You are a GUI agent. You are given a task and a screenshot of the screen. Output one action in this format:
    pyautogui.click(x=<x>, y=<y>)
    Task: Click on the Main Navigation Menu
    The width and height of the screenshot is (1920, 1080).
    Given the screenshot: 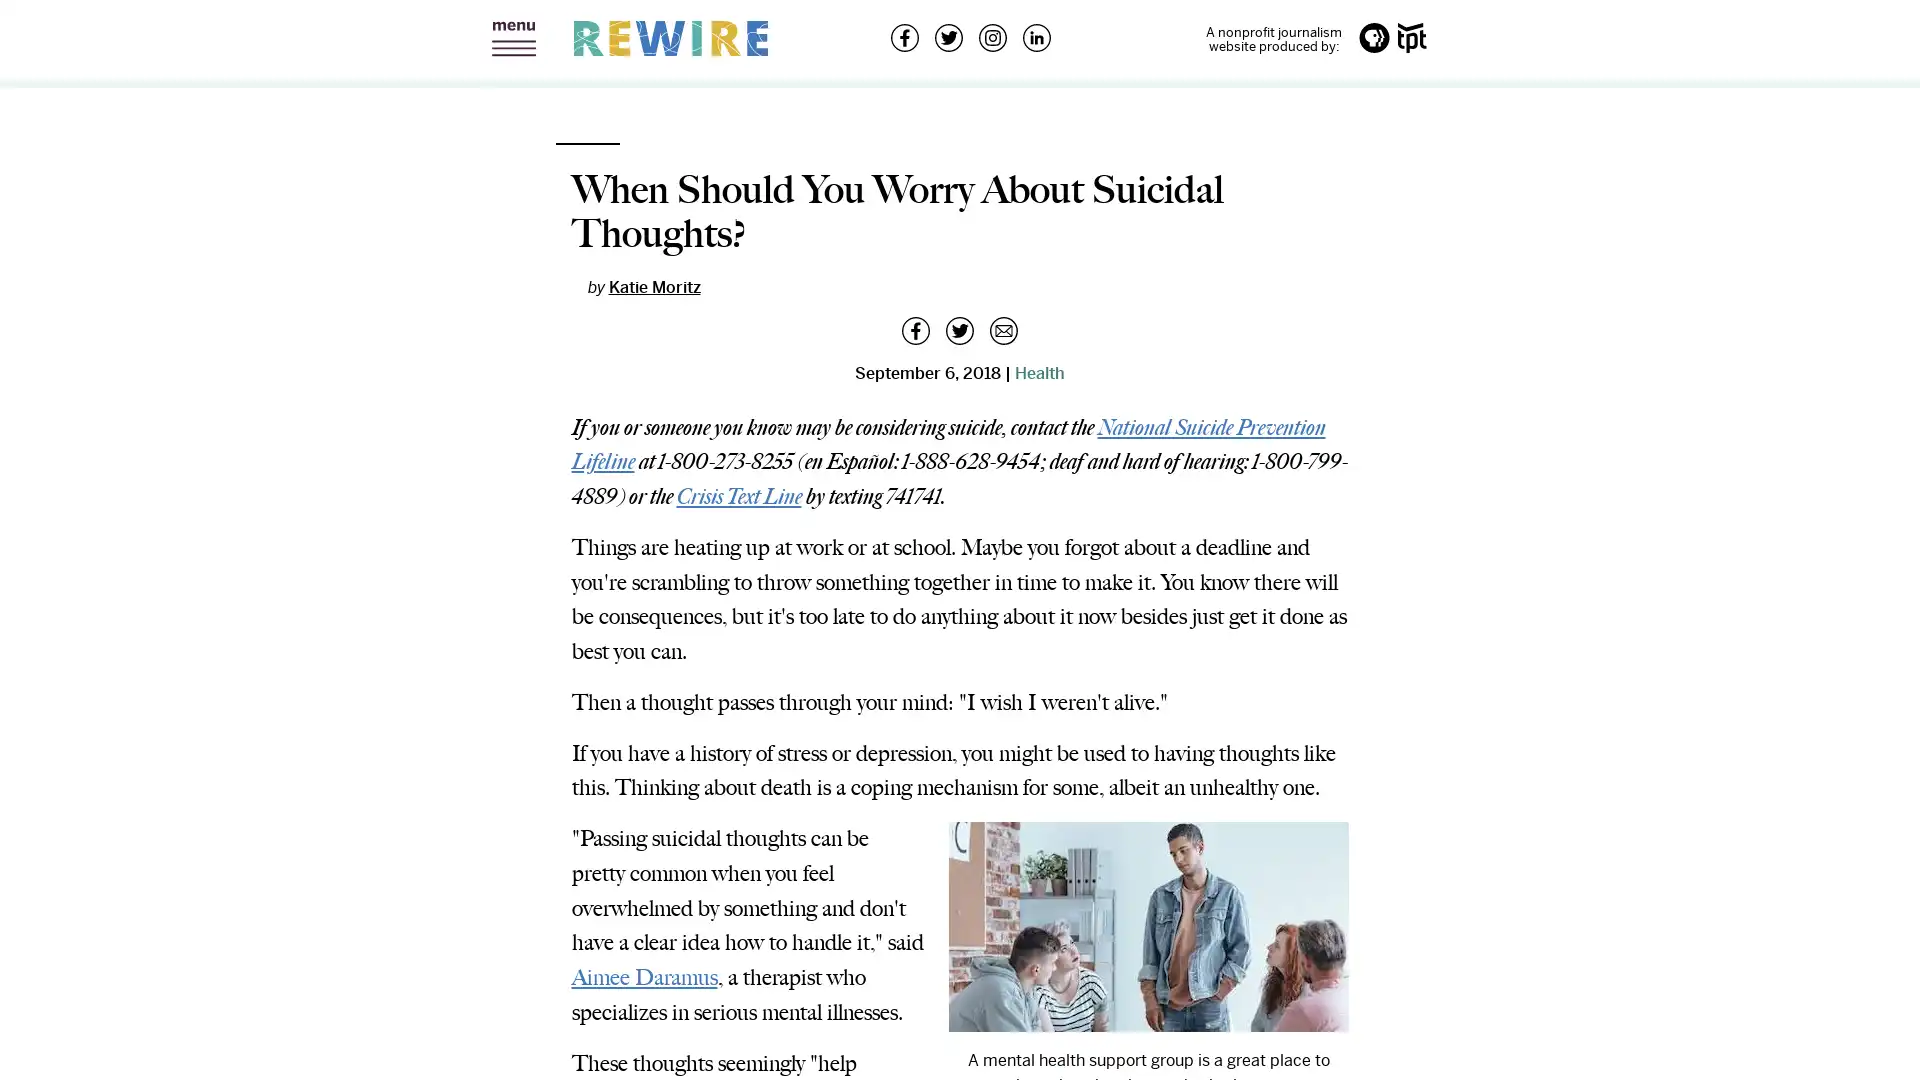 What is the action you would take?
    pyautogui.click(x=513, y=39)
    